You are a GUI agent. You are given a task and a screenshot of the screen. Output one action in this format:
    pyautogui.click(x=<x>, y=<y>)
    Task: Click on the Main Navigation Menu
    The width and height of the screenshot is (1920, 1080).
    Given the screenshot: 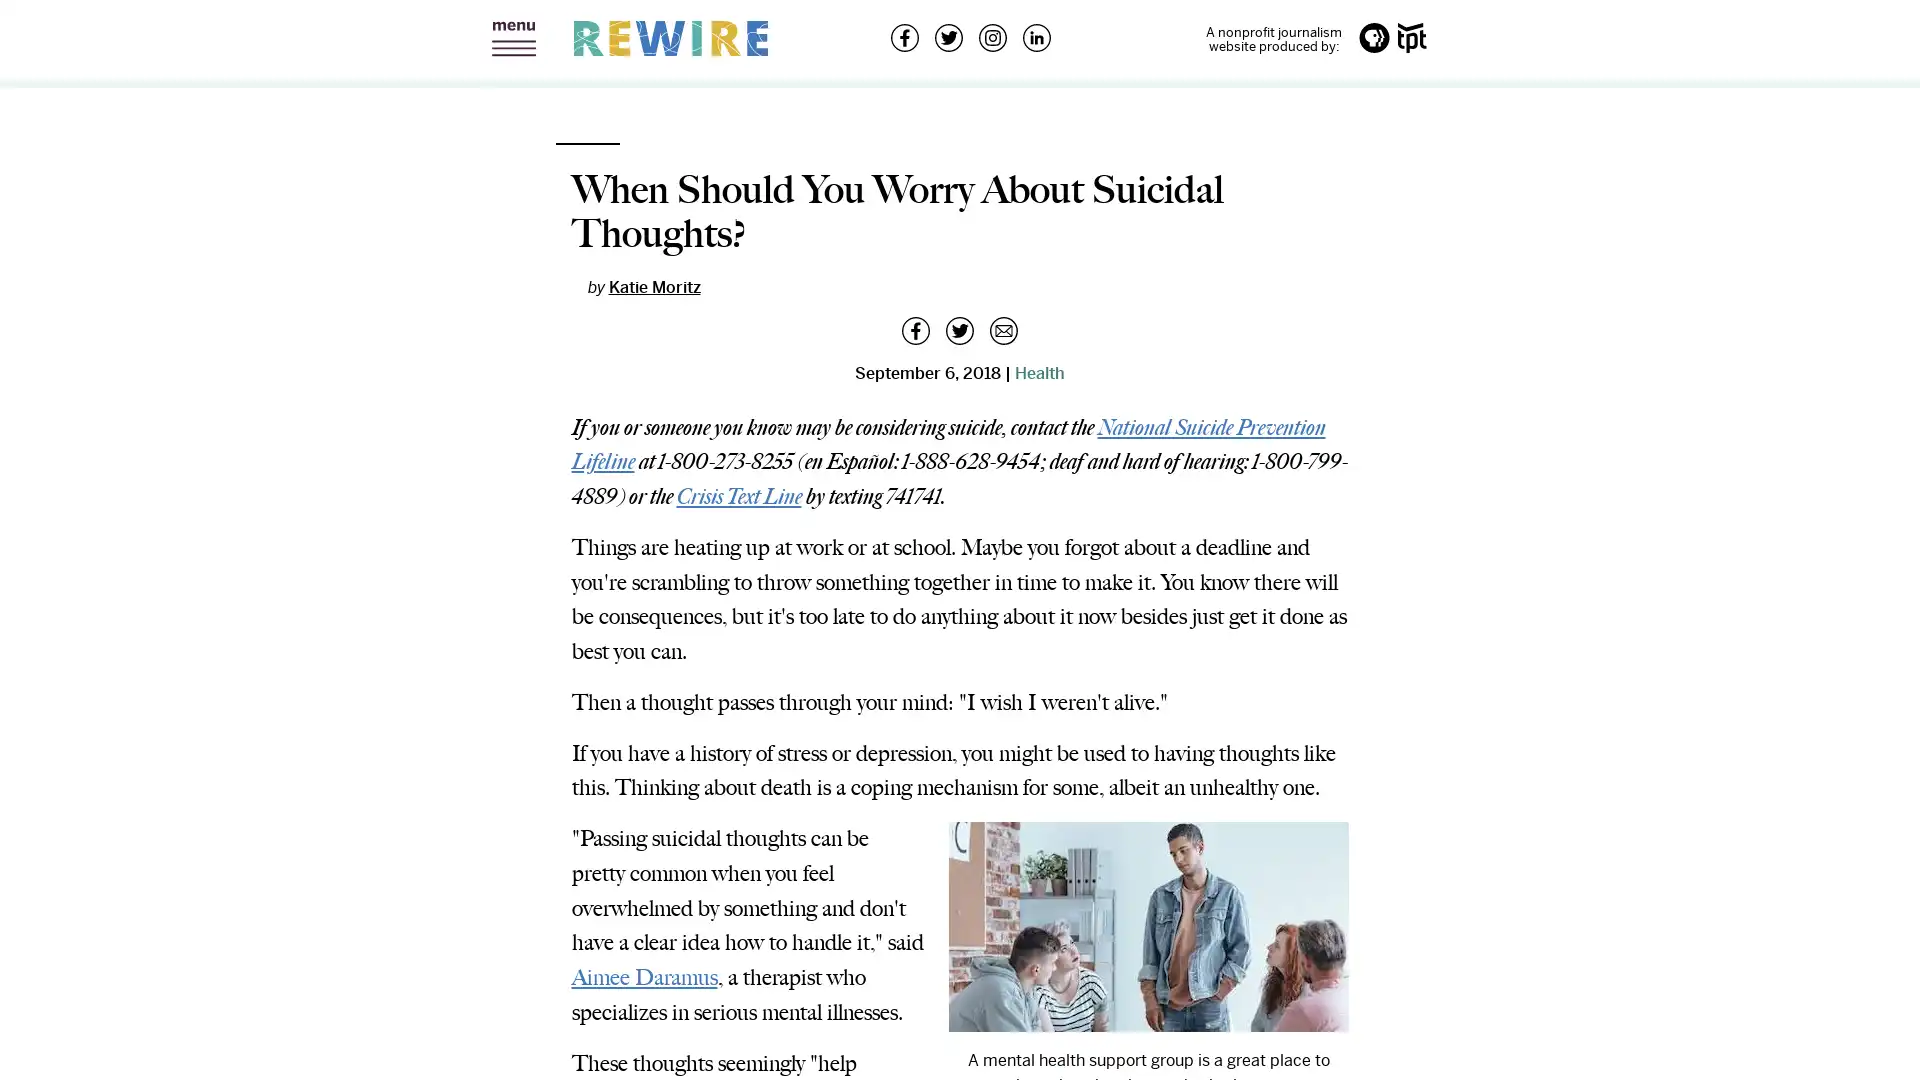 What is the action you would take?
    pyautogui.click(x=513, y=39)
    